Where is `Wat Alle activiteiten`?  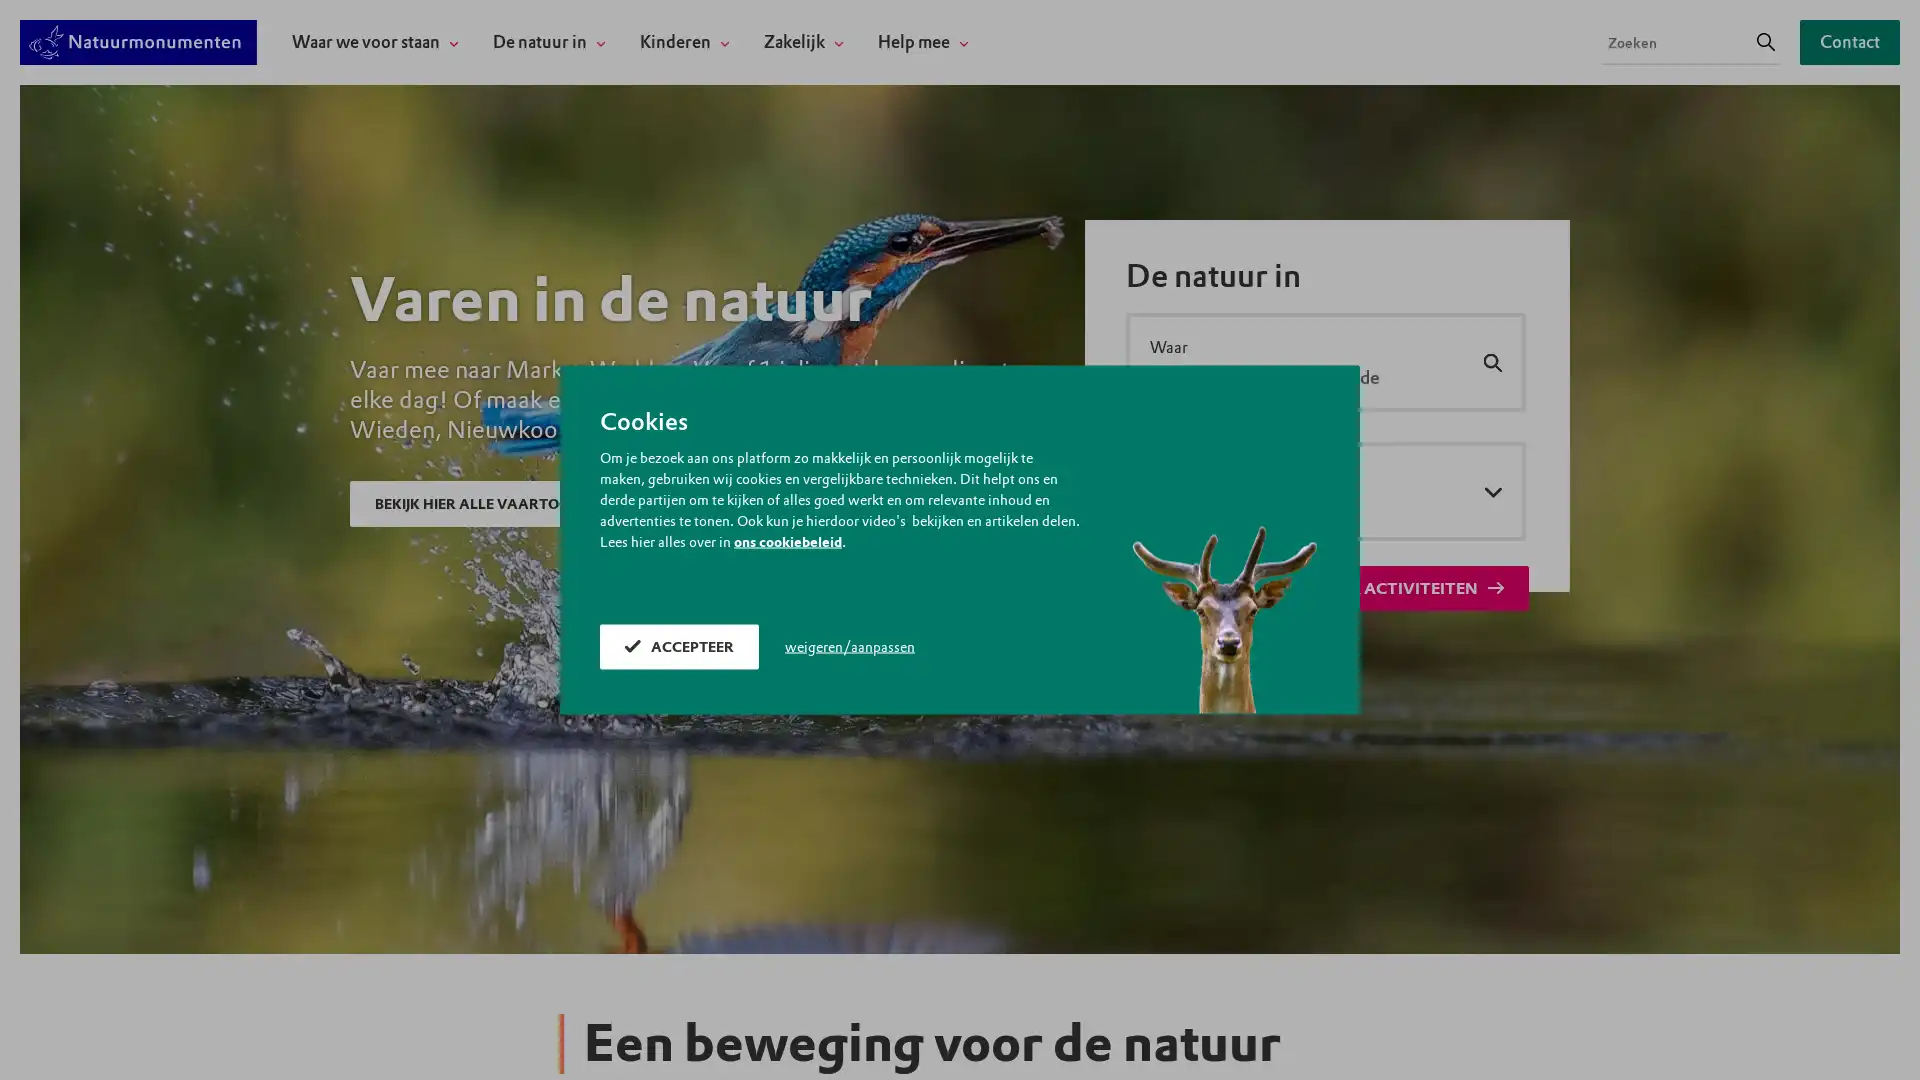 Wat Alle activiteiten is located at coordinates (1325, 491).